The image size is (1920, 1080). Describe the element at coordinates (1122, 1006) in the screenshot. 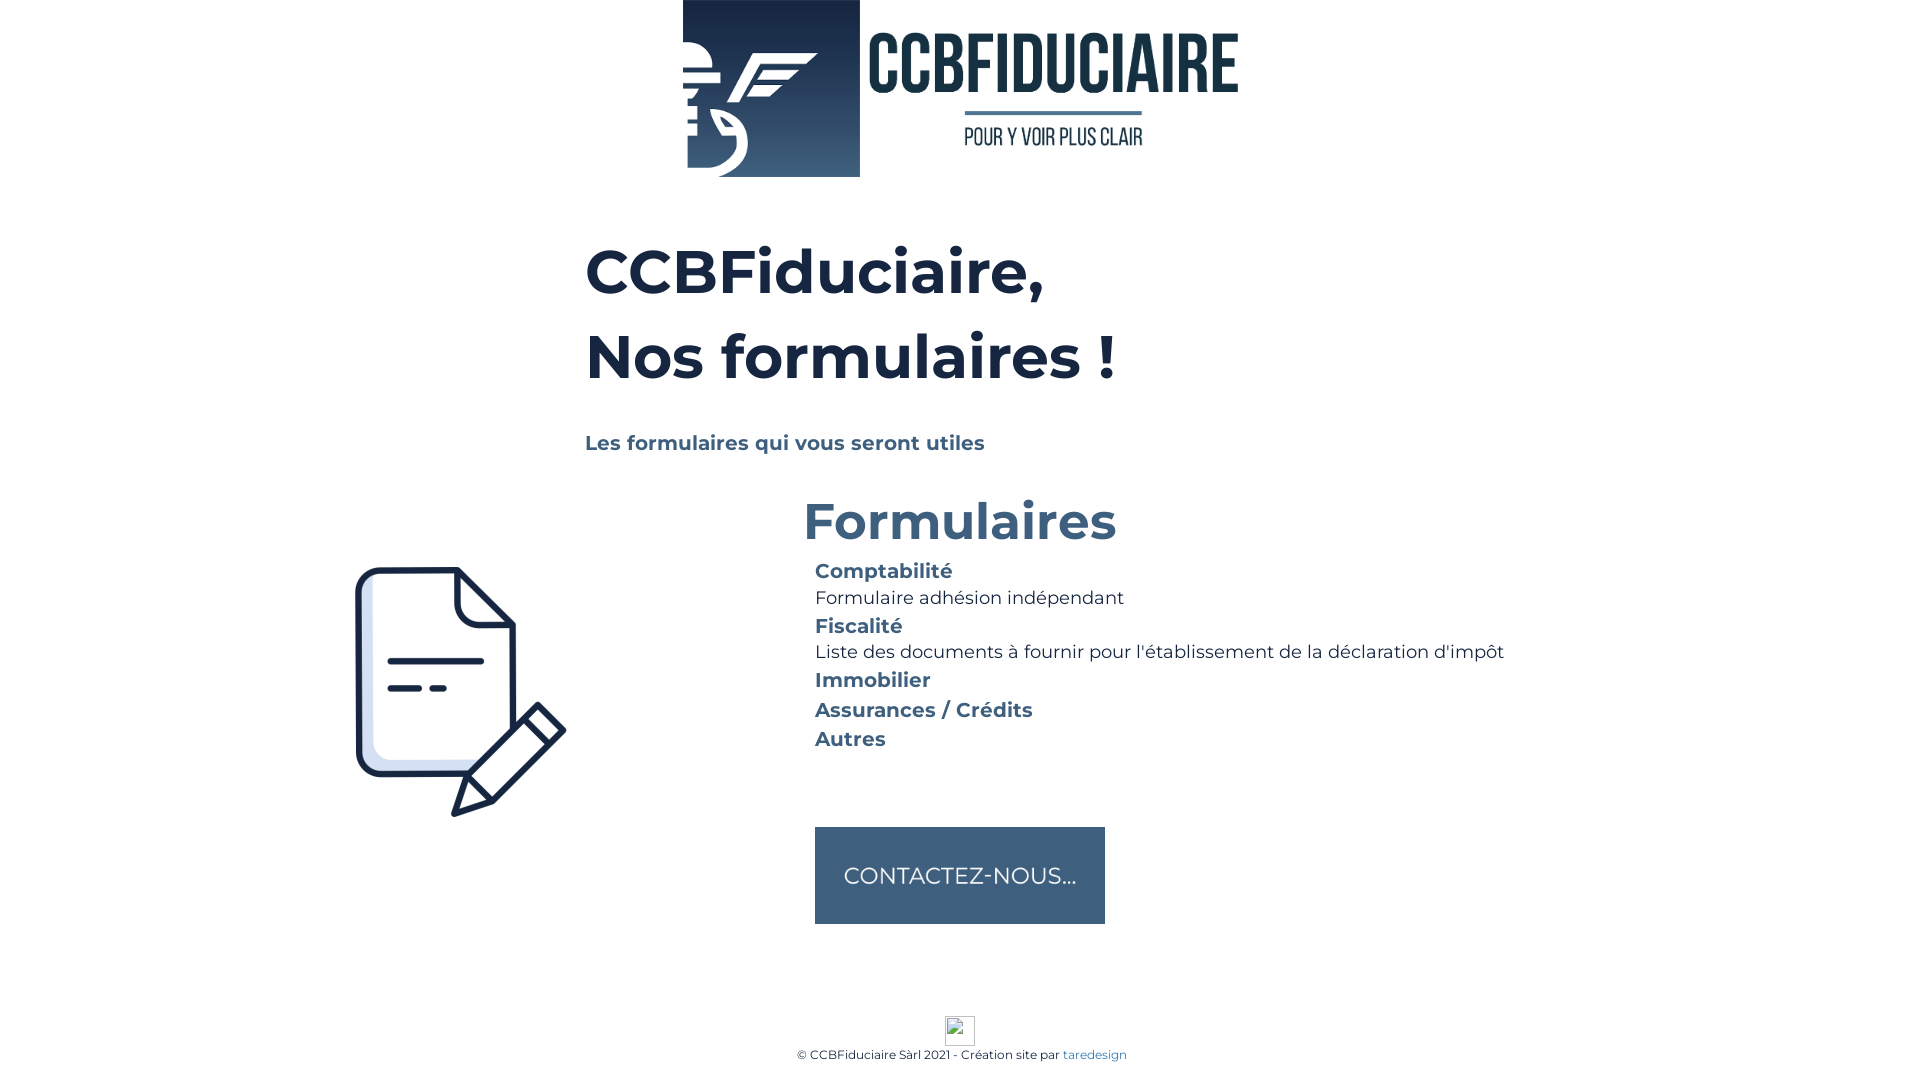

I see `'assurances@ccbfiduciaire.ch'` at that location.